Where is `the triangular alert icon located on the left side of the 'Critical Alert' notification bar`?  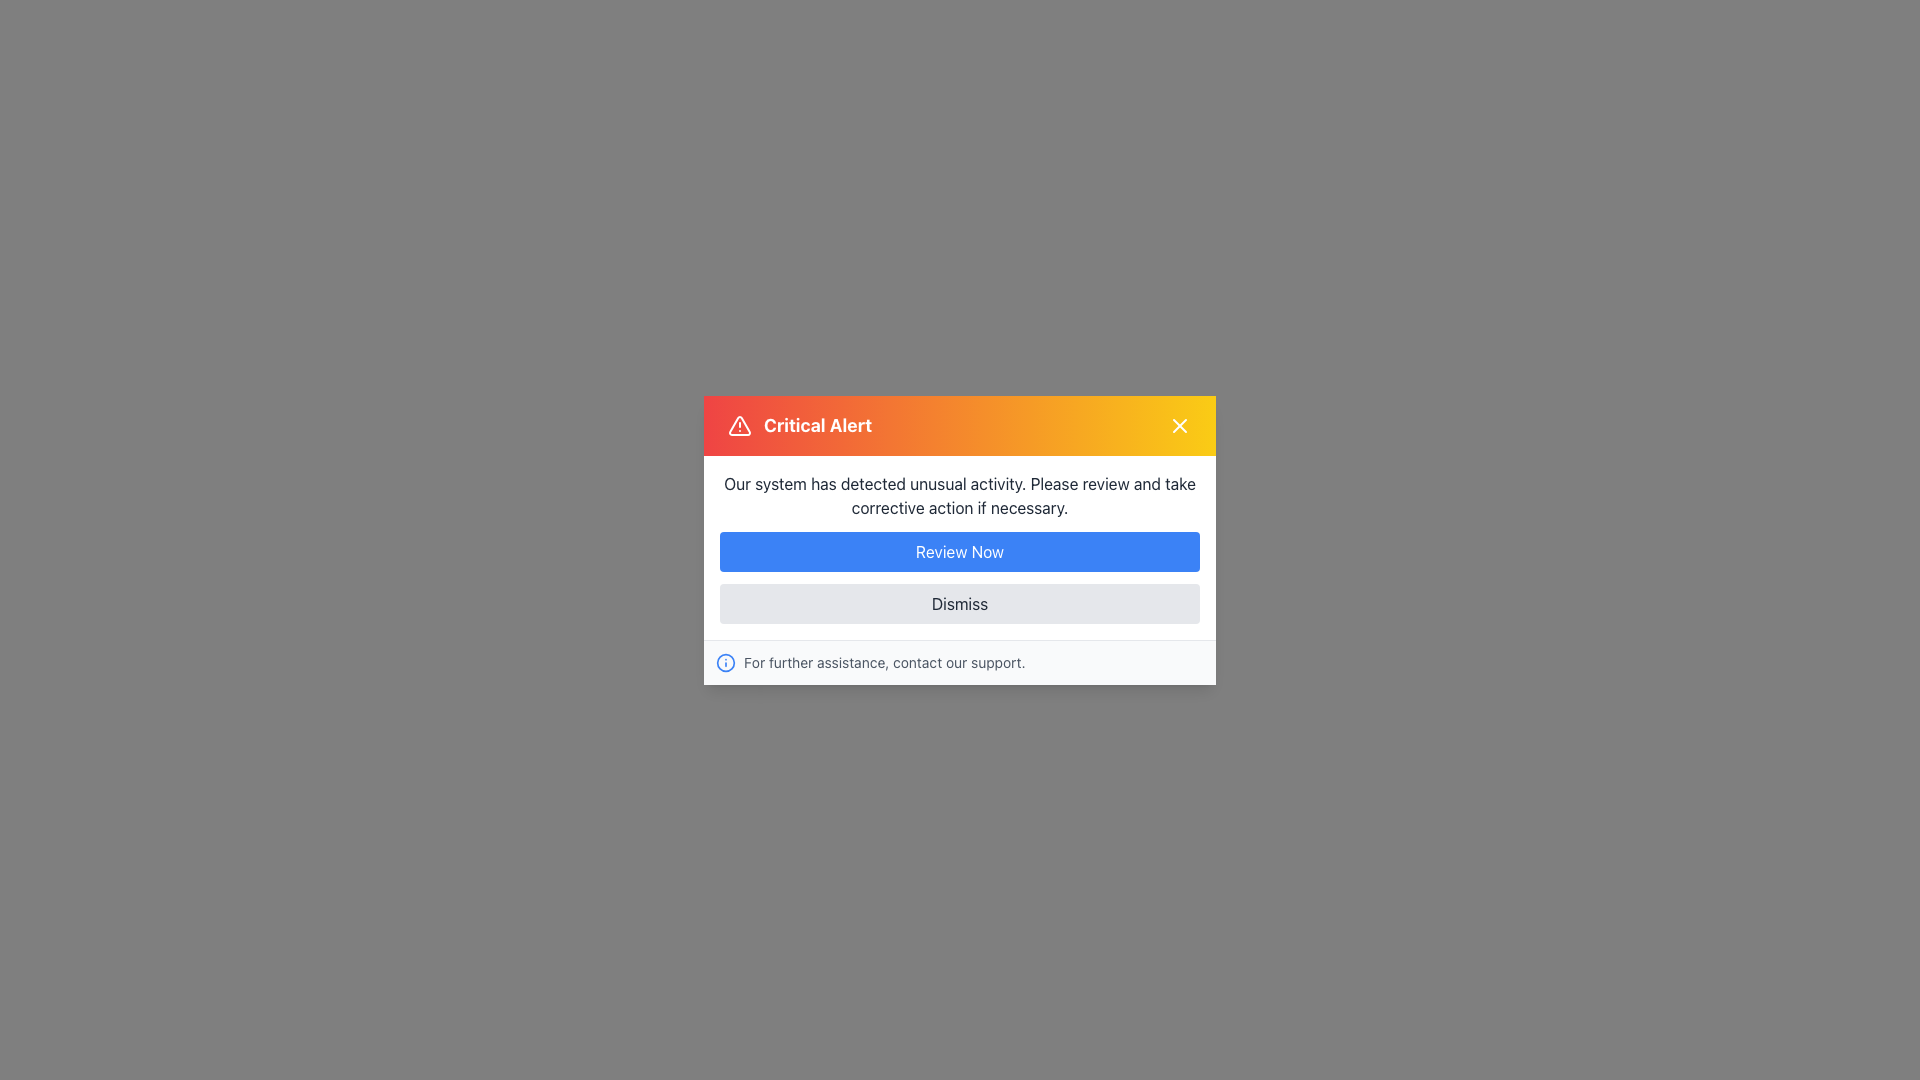
the triangular alert icon located on the left side of the 'Critical Alert' notification bar is located at coordinates (738, 424).